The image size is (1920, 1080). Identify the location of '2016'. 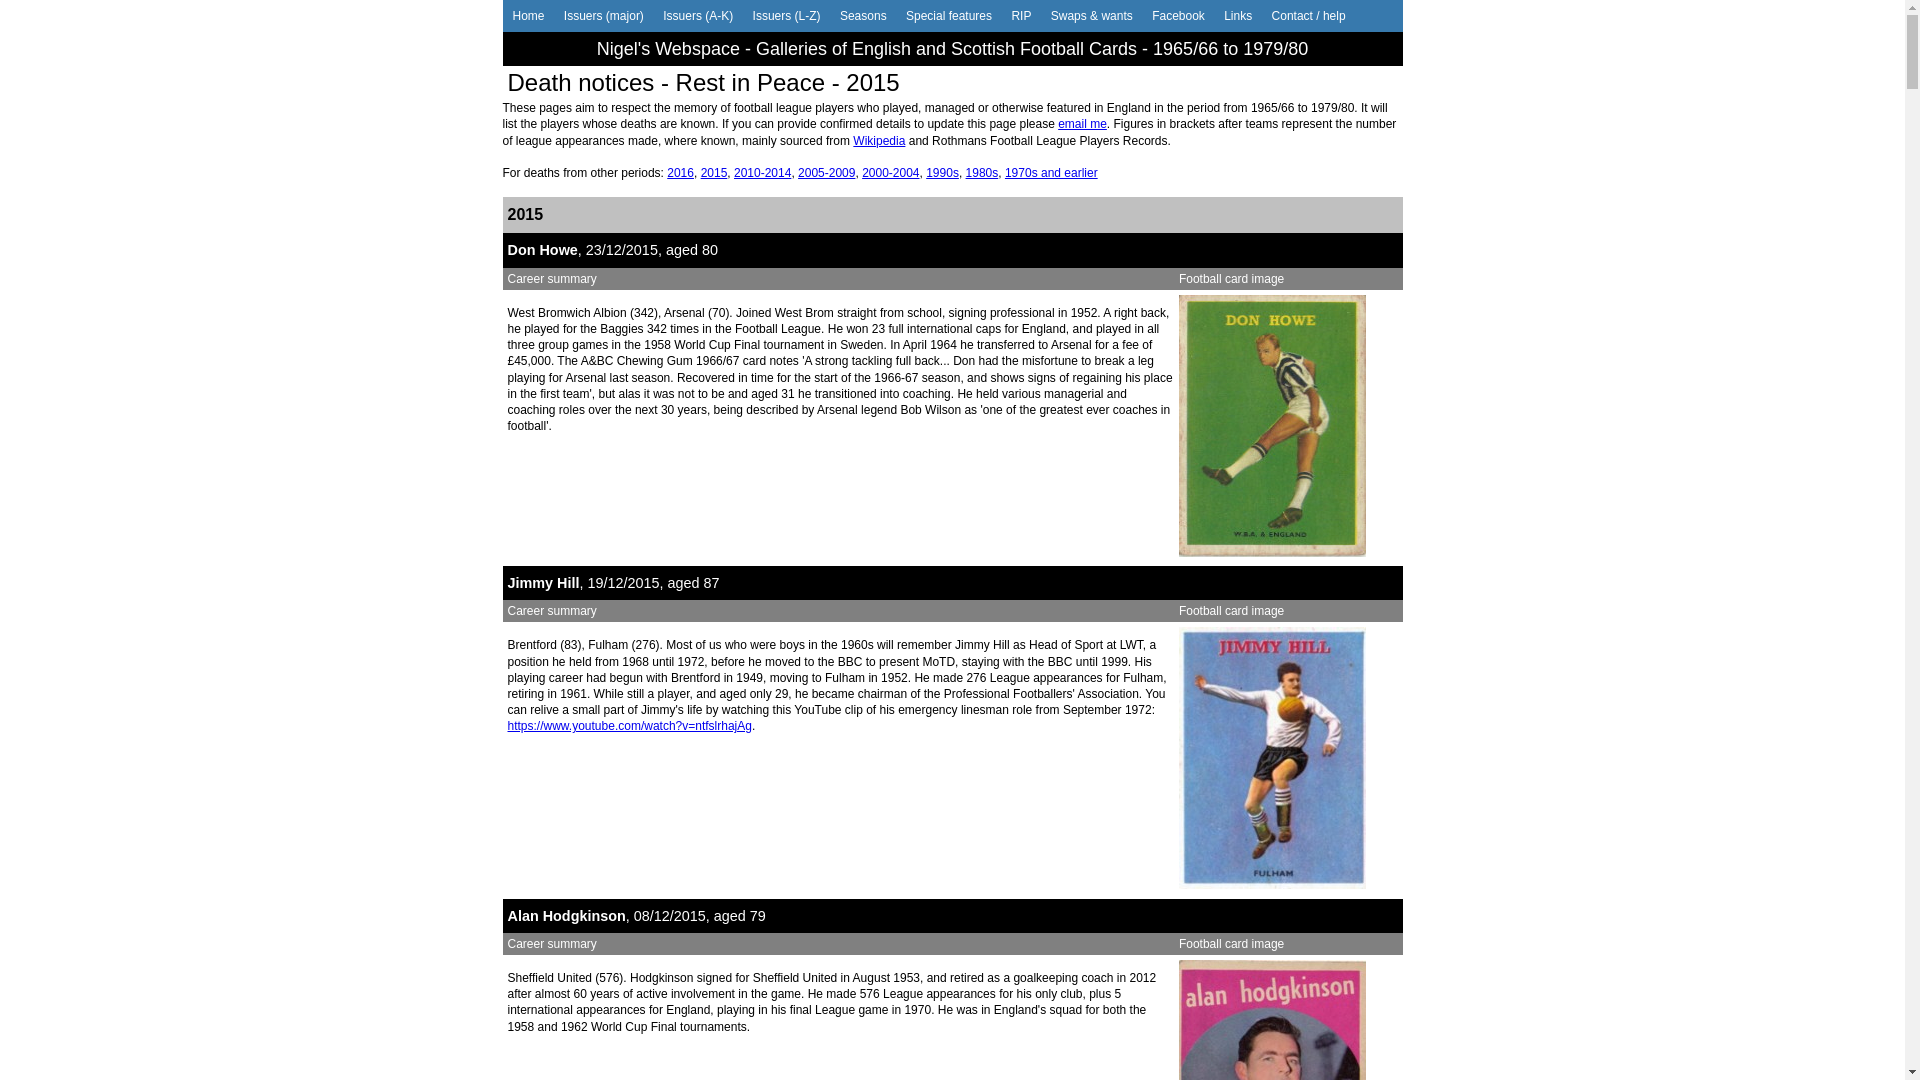
(680, 172).